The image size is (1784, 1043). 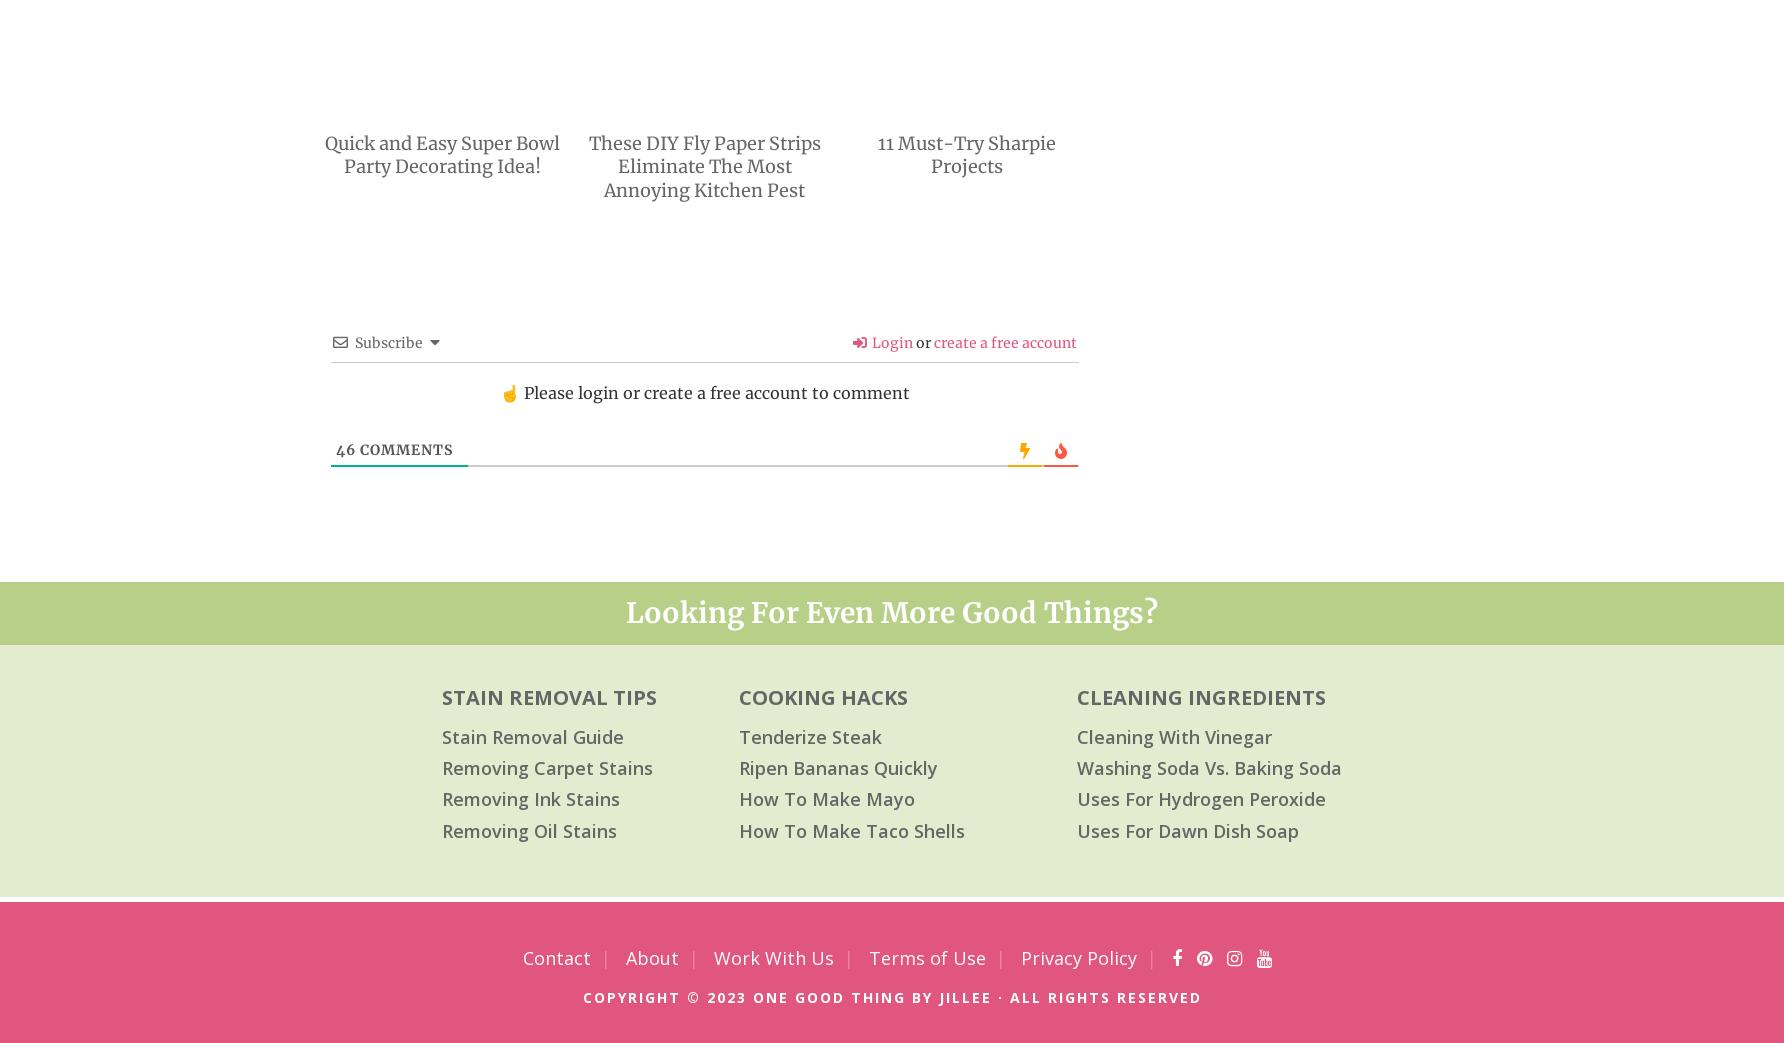 What do you see at coordinates (666, 996) in the screenshot?
I see `'copyright © 2023'` at bounding box center [666, 996].